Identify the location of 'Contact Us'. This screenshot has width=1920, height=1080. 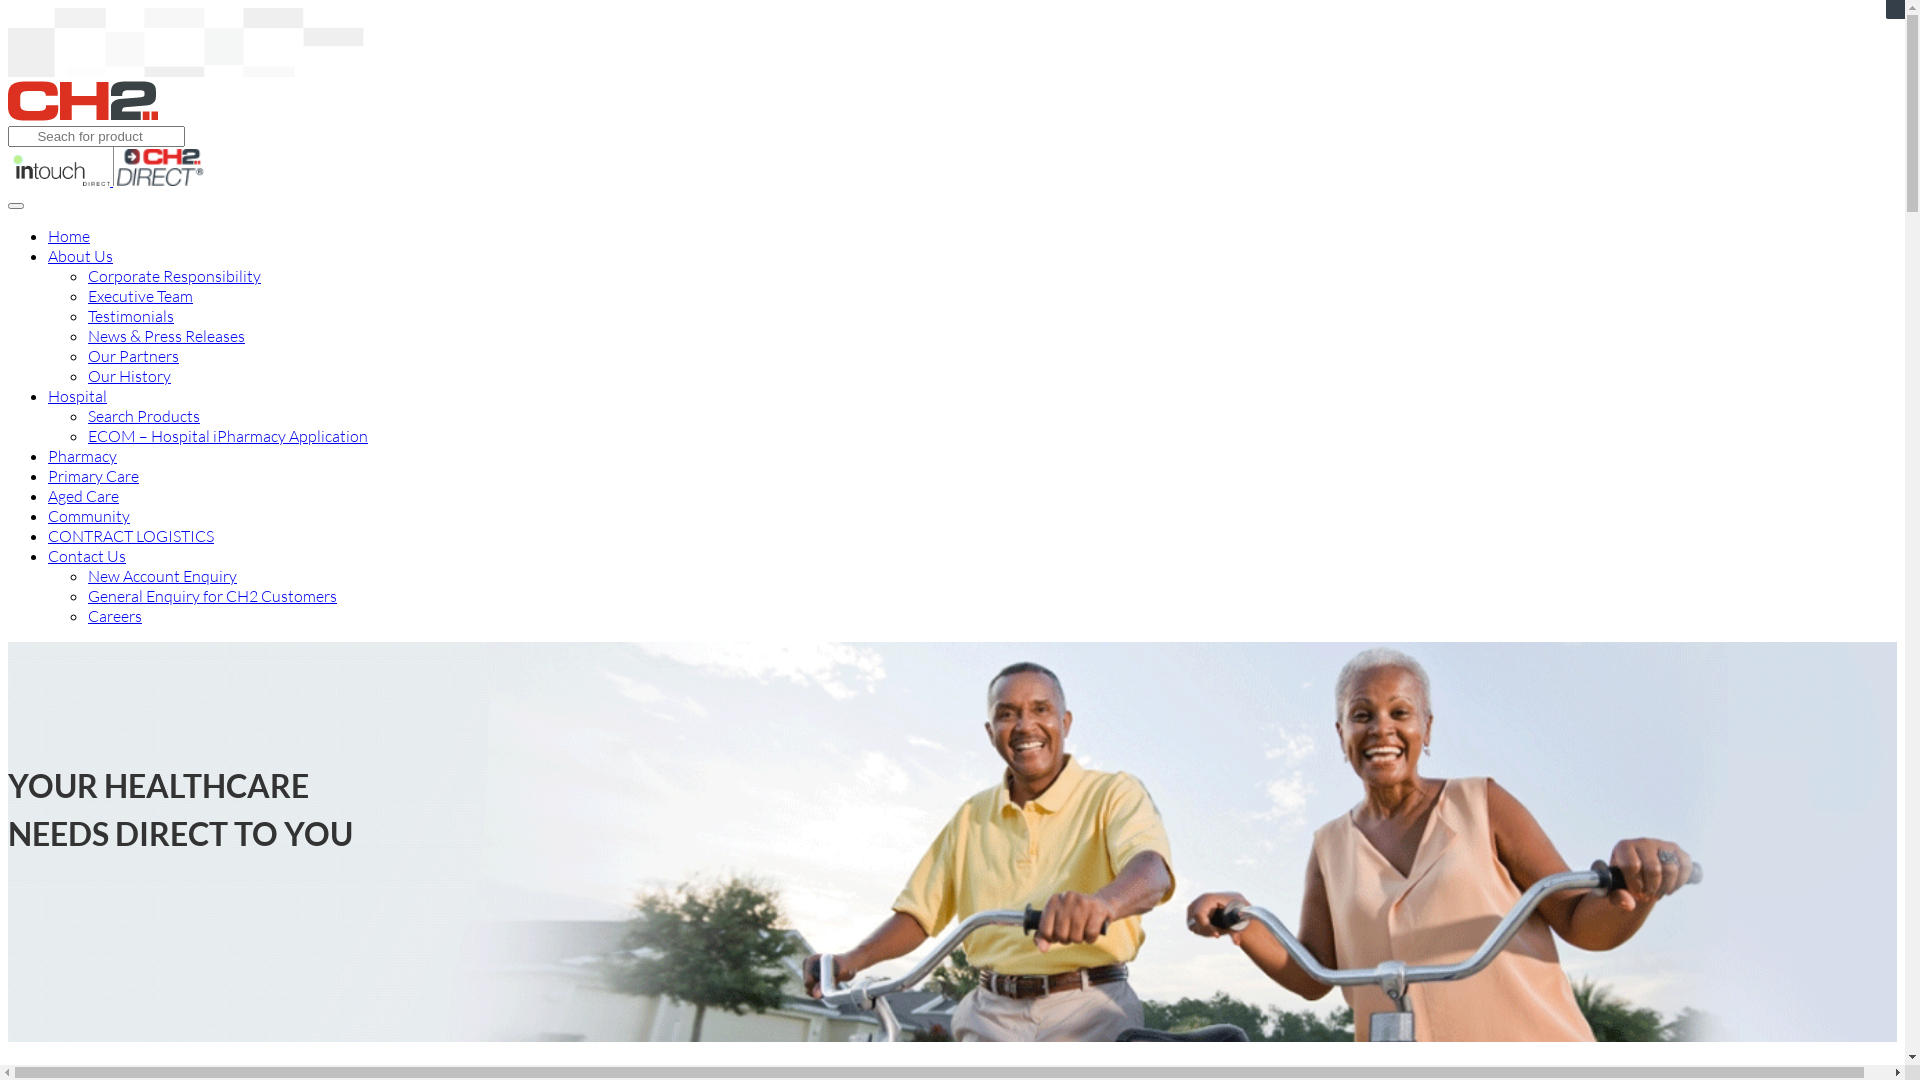
(85, 555).